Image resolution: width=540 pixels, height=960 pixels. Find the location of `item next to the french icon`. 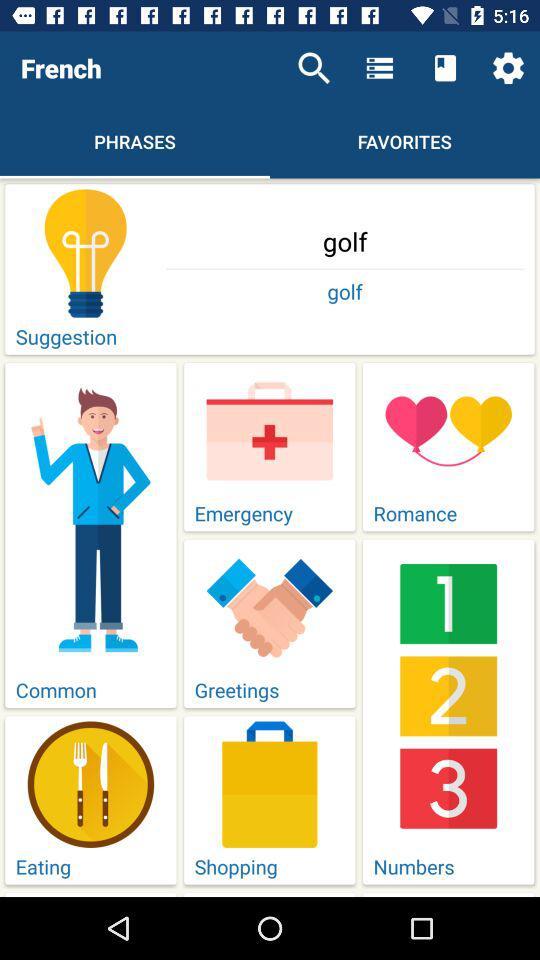

item next to the french icon is located at coordinates (314, 68).